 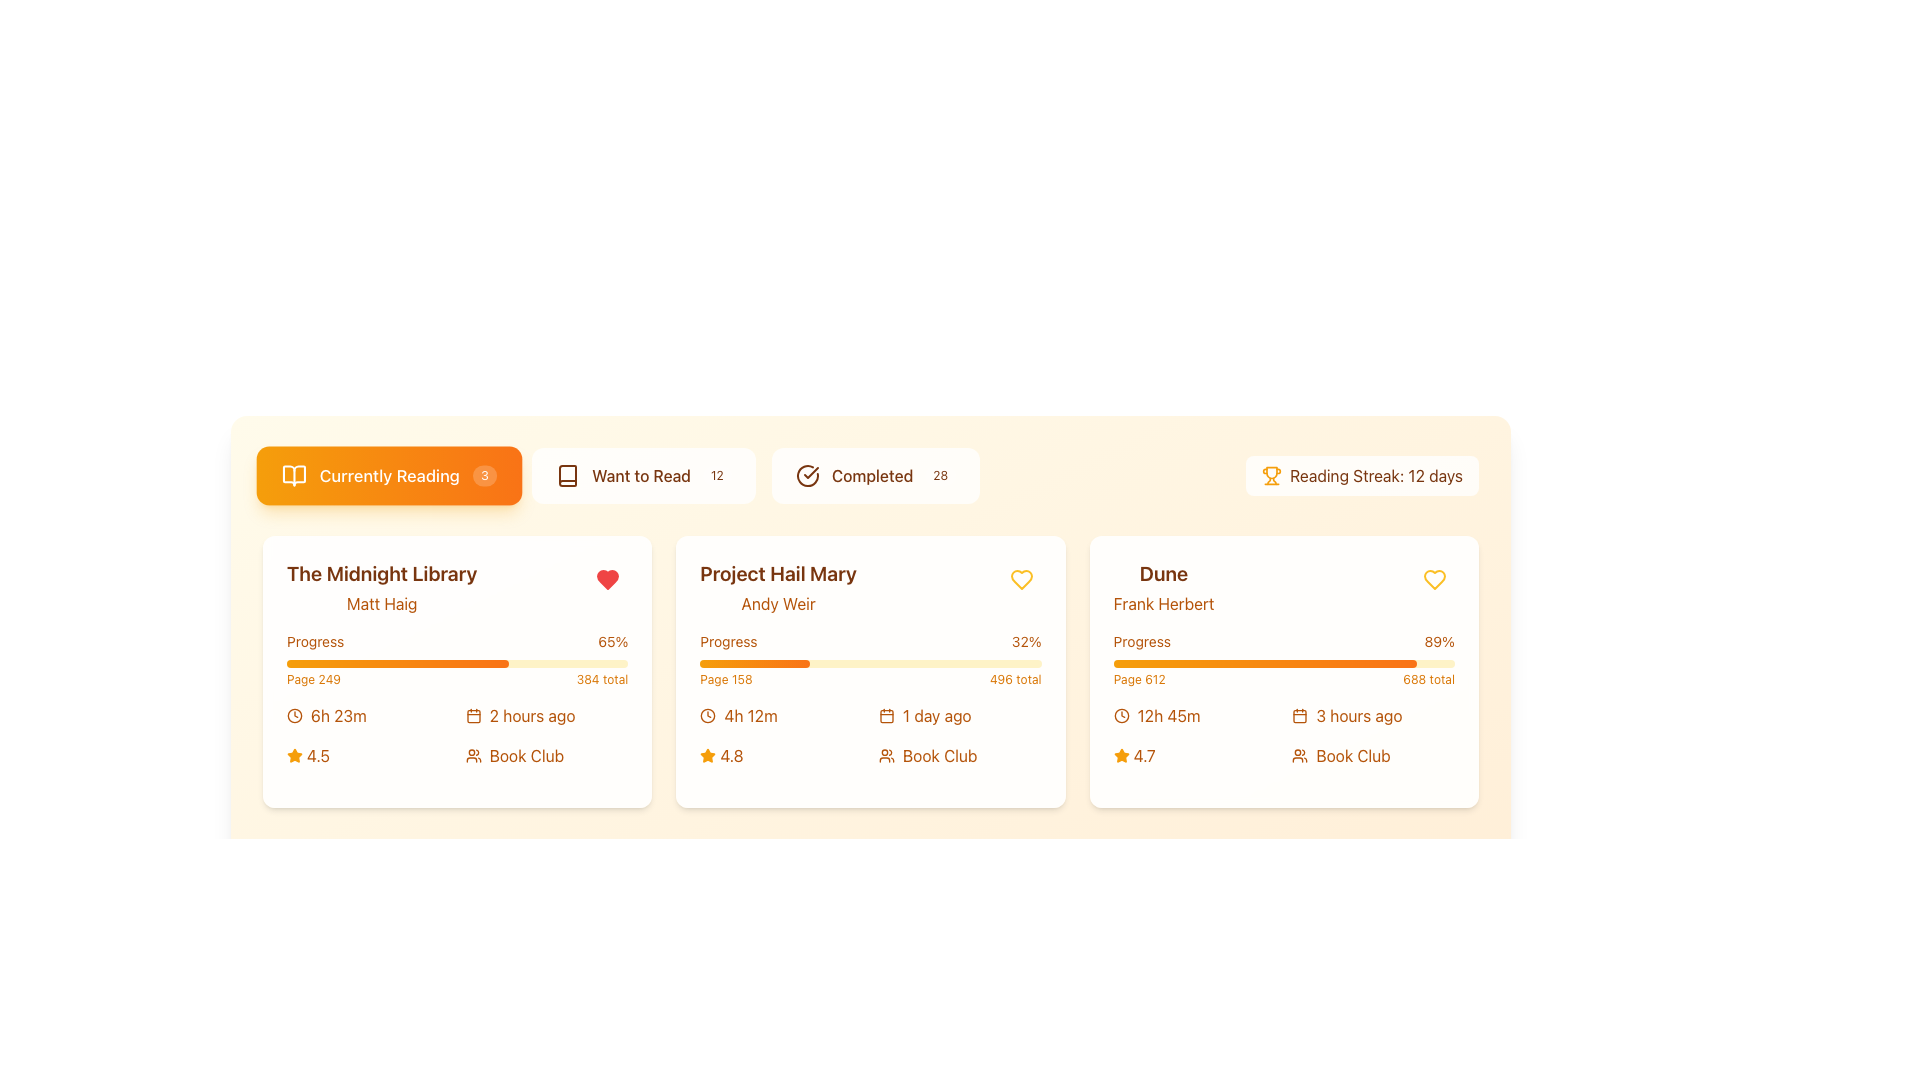 I want to click on the clock icon and text combination displaying '12h 45m' located in the third card of the reading progress section, so click(x=1195, y=715).